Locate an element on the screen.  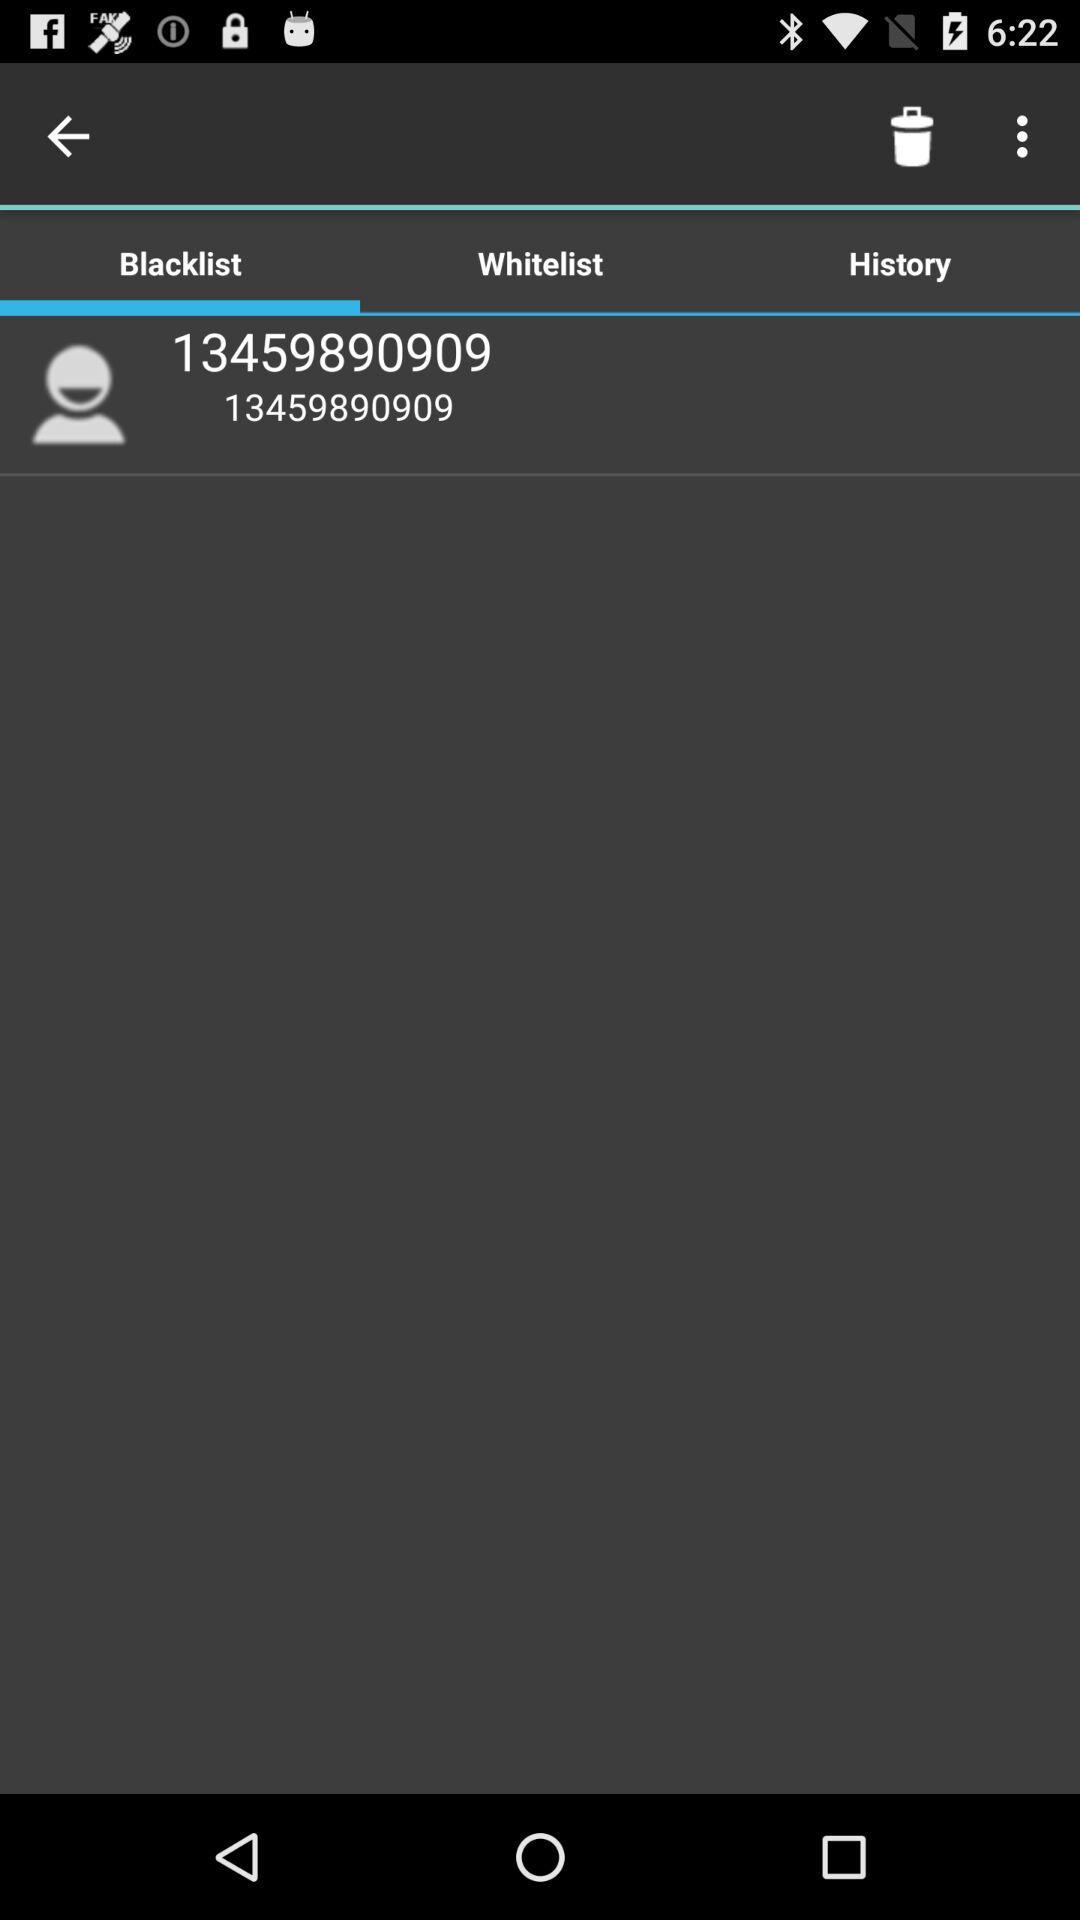
icon to the right of the blacklist is located at coordinates (540, 261).